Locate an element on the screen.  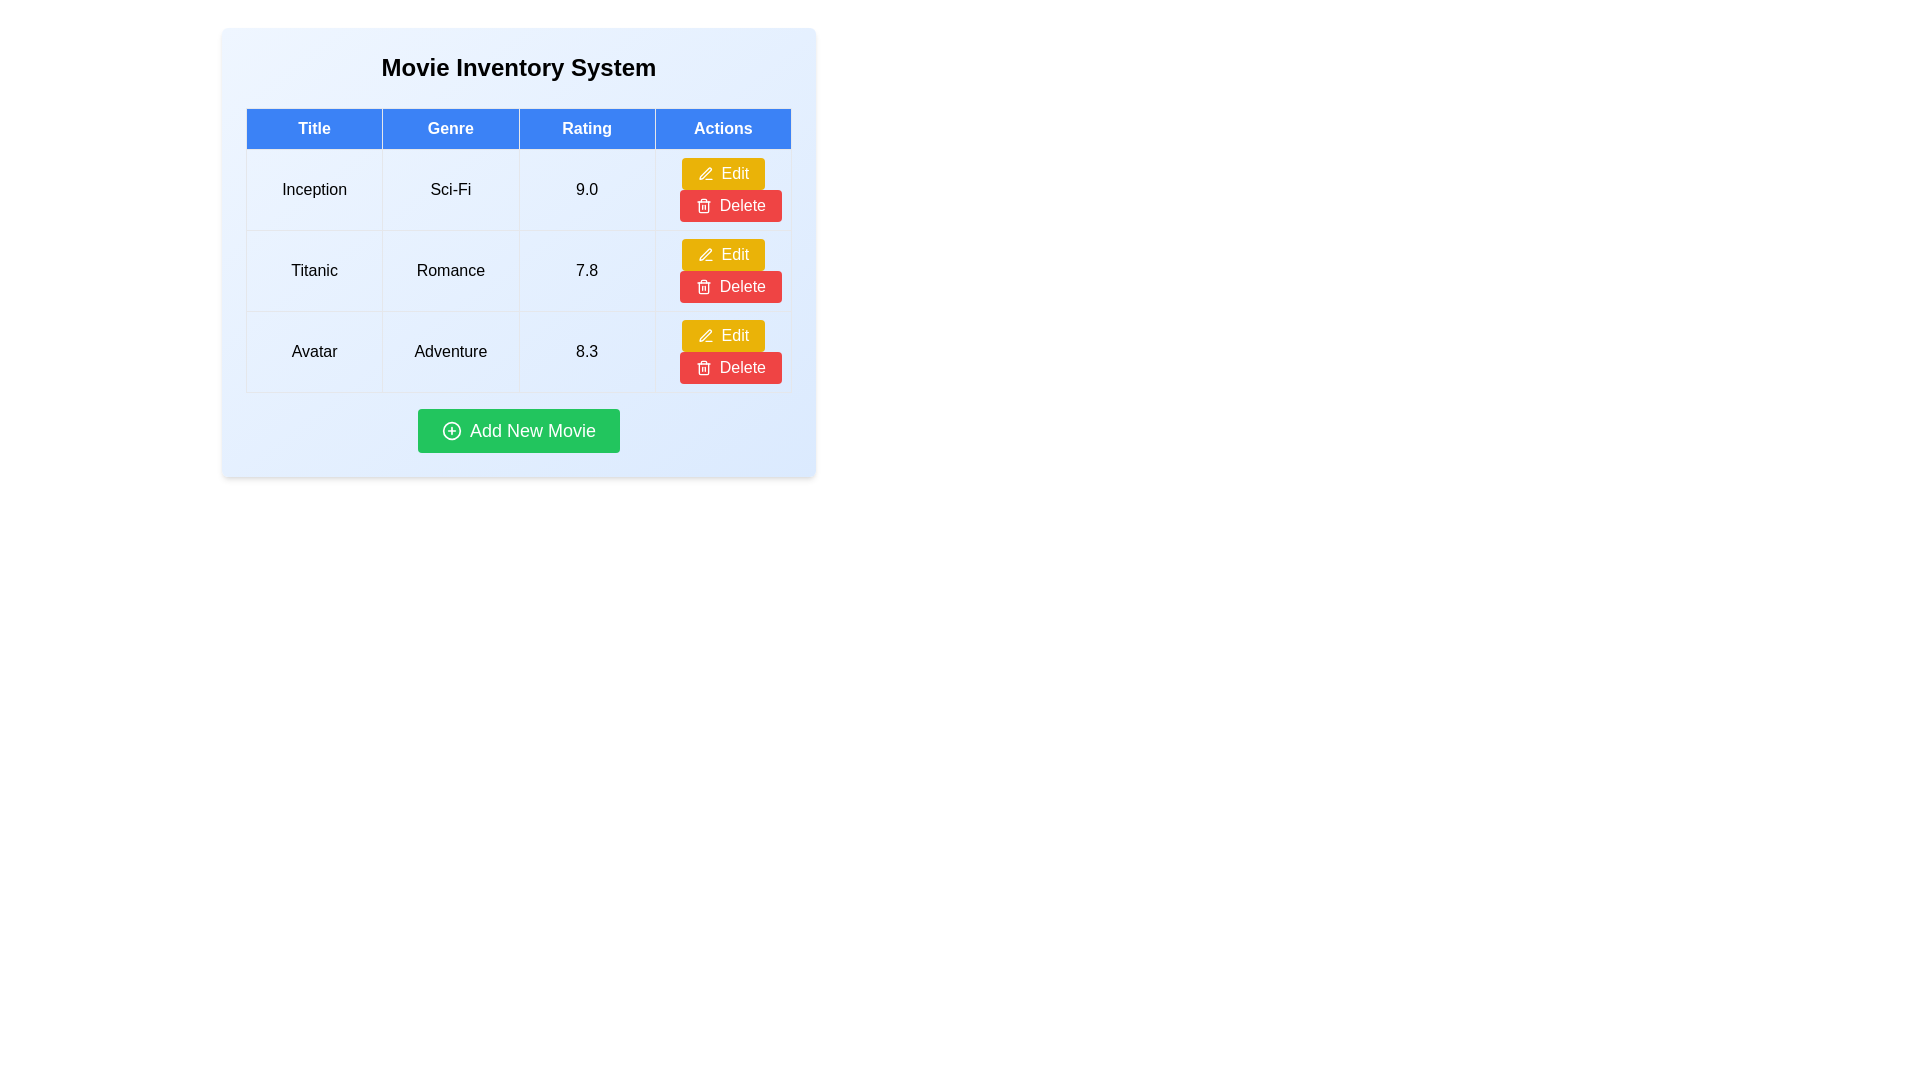
the red-colored trash can icon located in the 'Actions' column of the last row of the 'Movie Inventory System' table, which represents the movie 'Avatar' is located at coordinates (703, 286).